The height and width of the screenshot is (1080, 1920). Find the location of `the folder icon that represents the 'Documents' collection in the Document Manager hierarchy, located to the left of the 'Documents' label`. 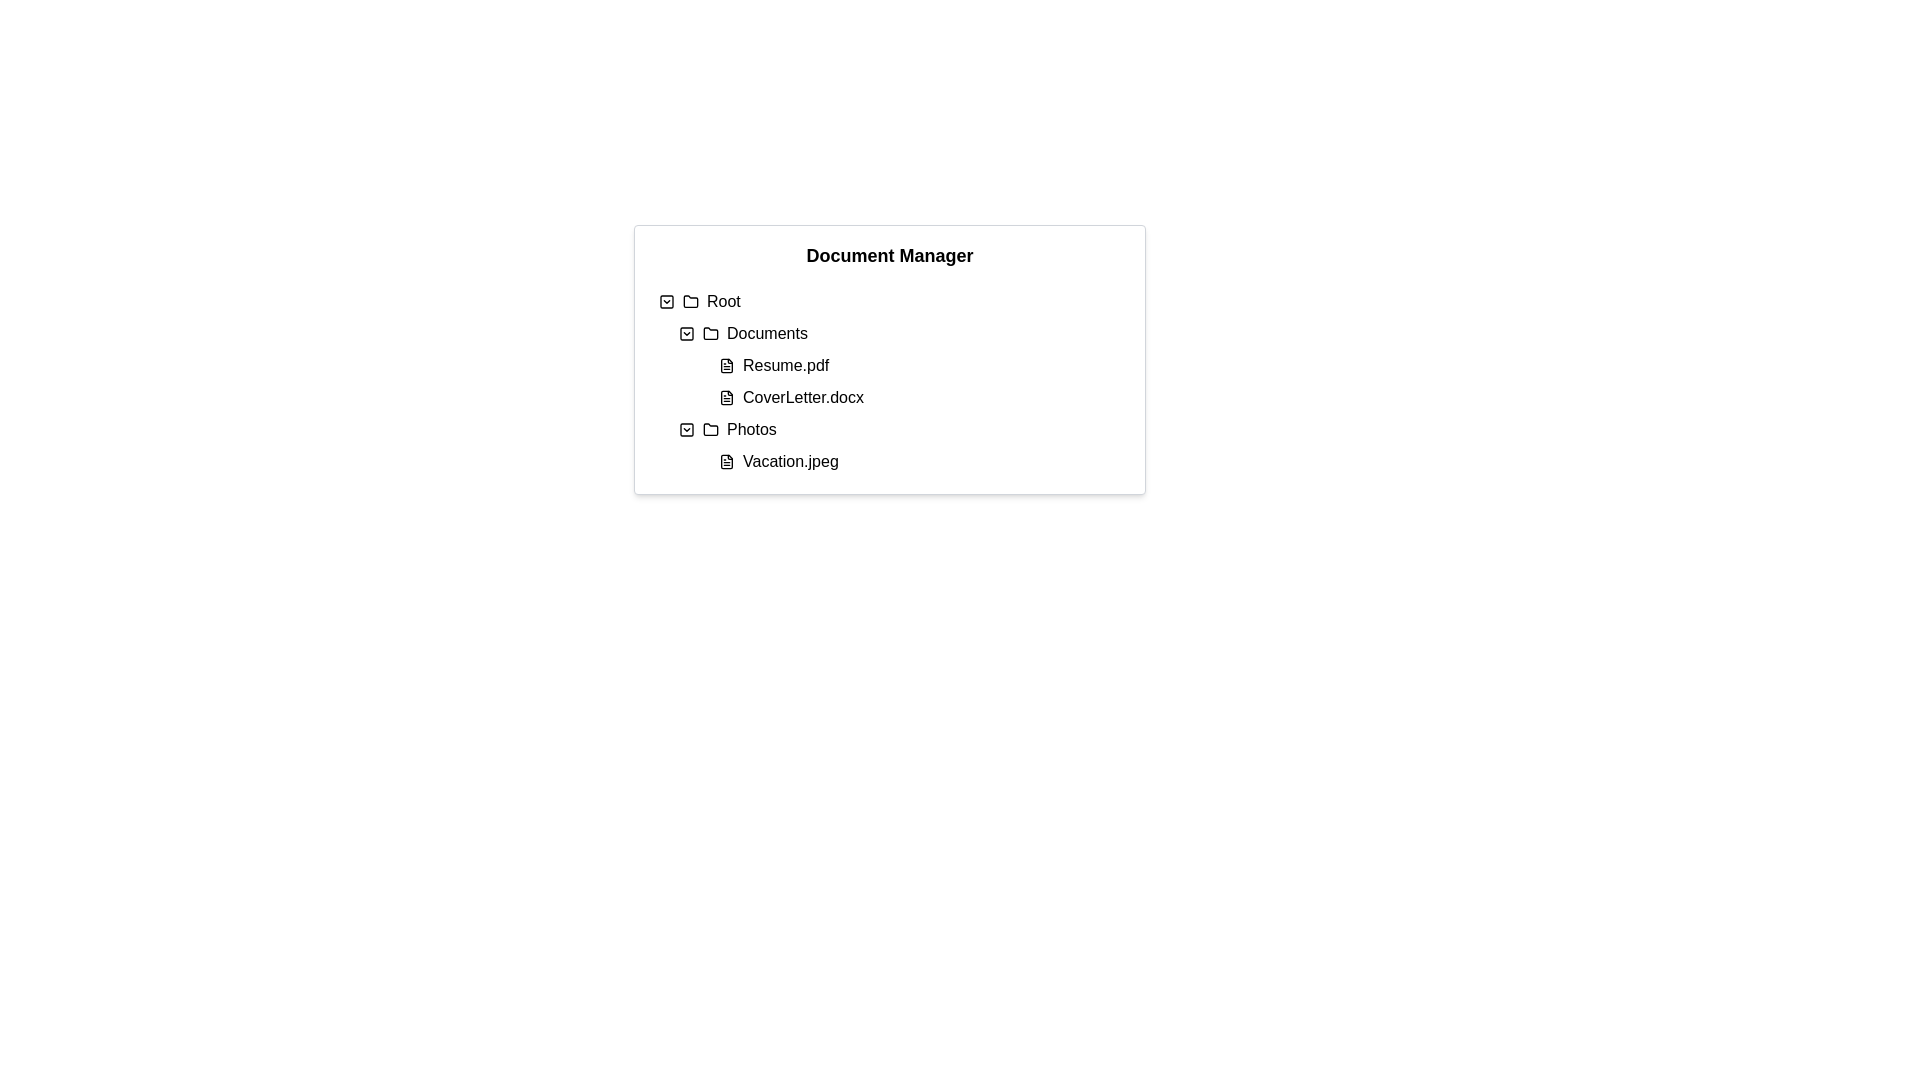

the folder icon that represents the 'Documents' collection in the Document Manager hierarchy, located to the left of the 'Documents' label is located at coordinates (710, 331).